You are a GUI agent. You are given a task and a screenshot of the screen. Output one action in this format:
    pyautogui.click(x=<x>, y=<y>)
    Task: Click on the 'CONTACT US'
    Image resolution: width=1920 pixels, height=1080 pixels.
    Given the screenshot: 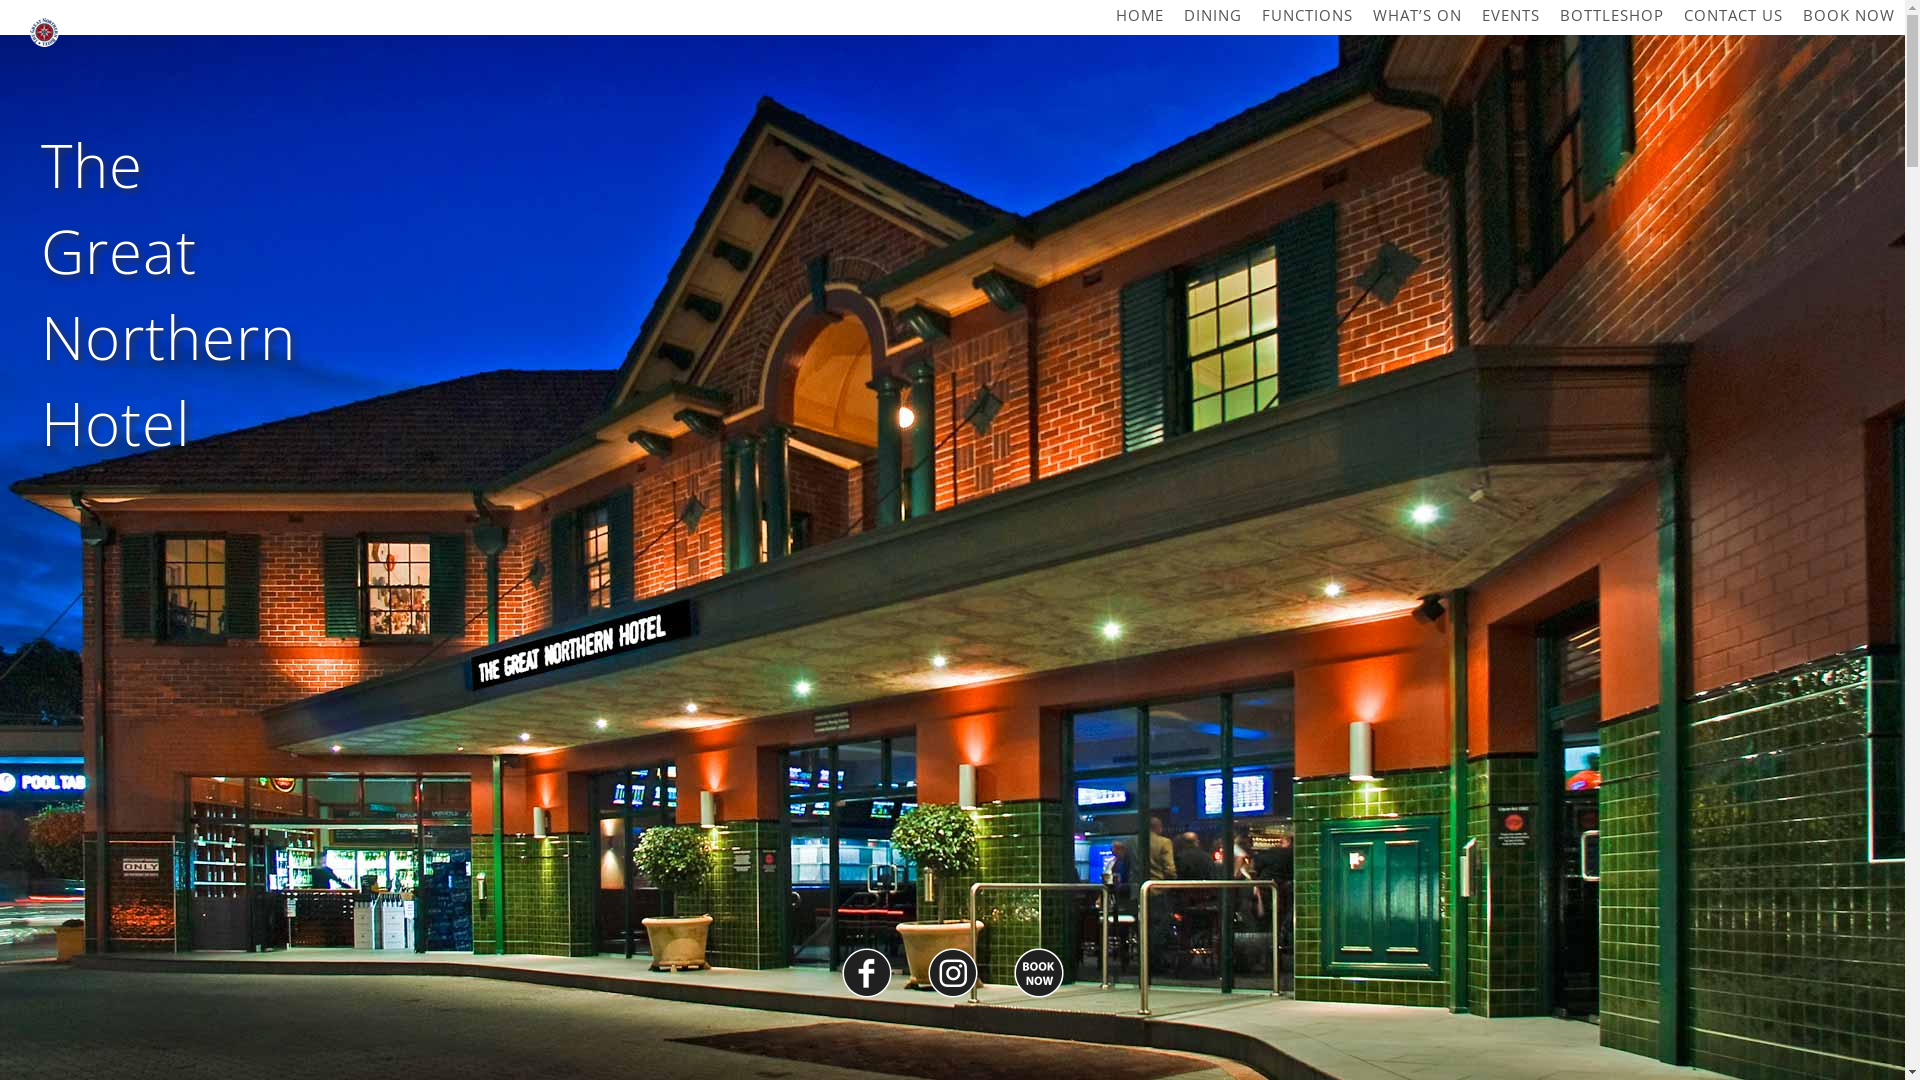 What is the action you would take?
    pyautogui.click(x=1732, y=15)
    